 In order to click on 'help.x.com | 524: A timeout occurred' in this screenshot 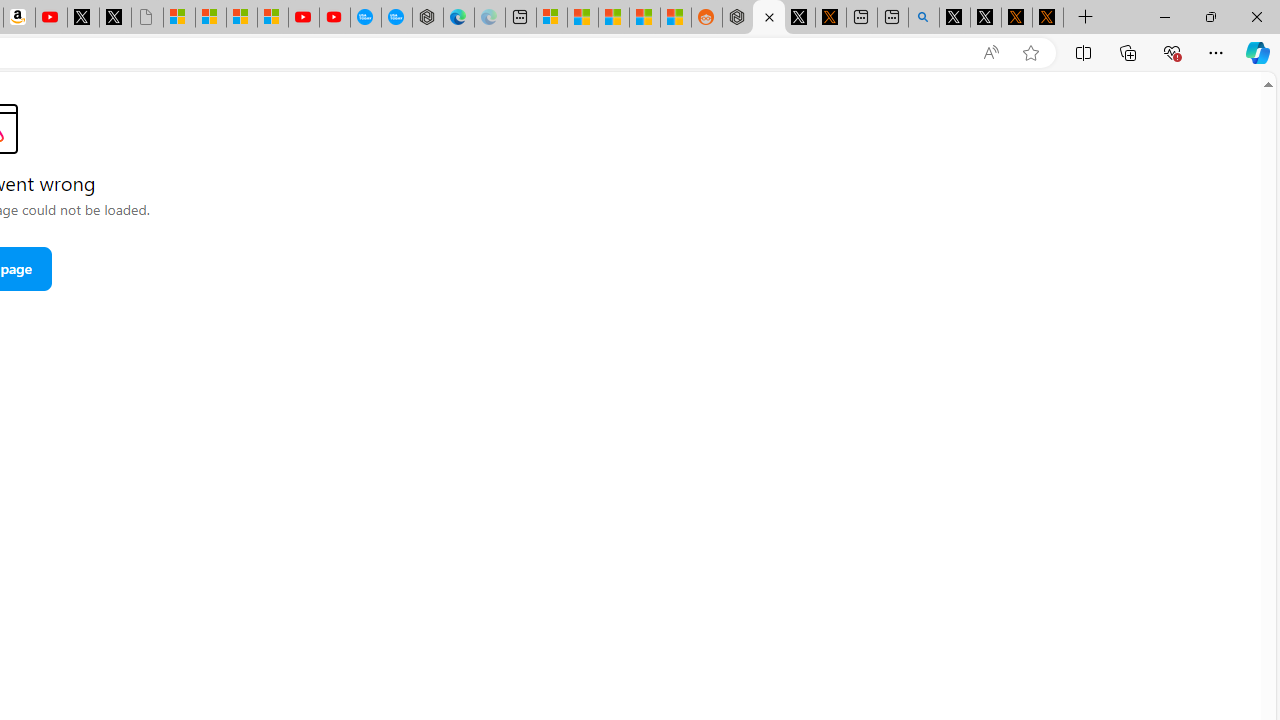, I will do `click(830, 17)`.